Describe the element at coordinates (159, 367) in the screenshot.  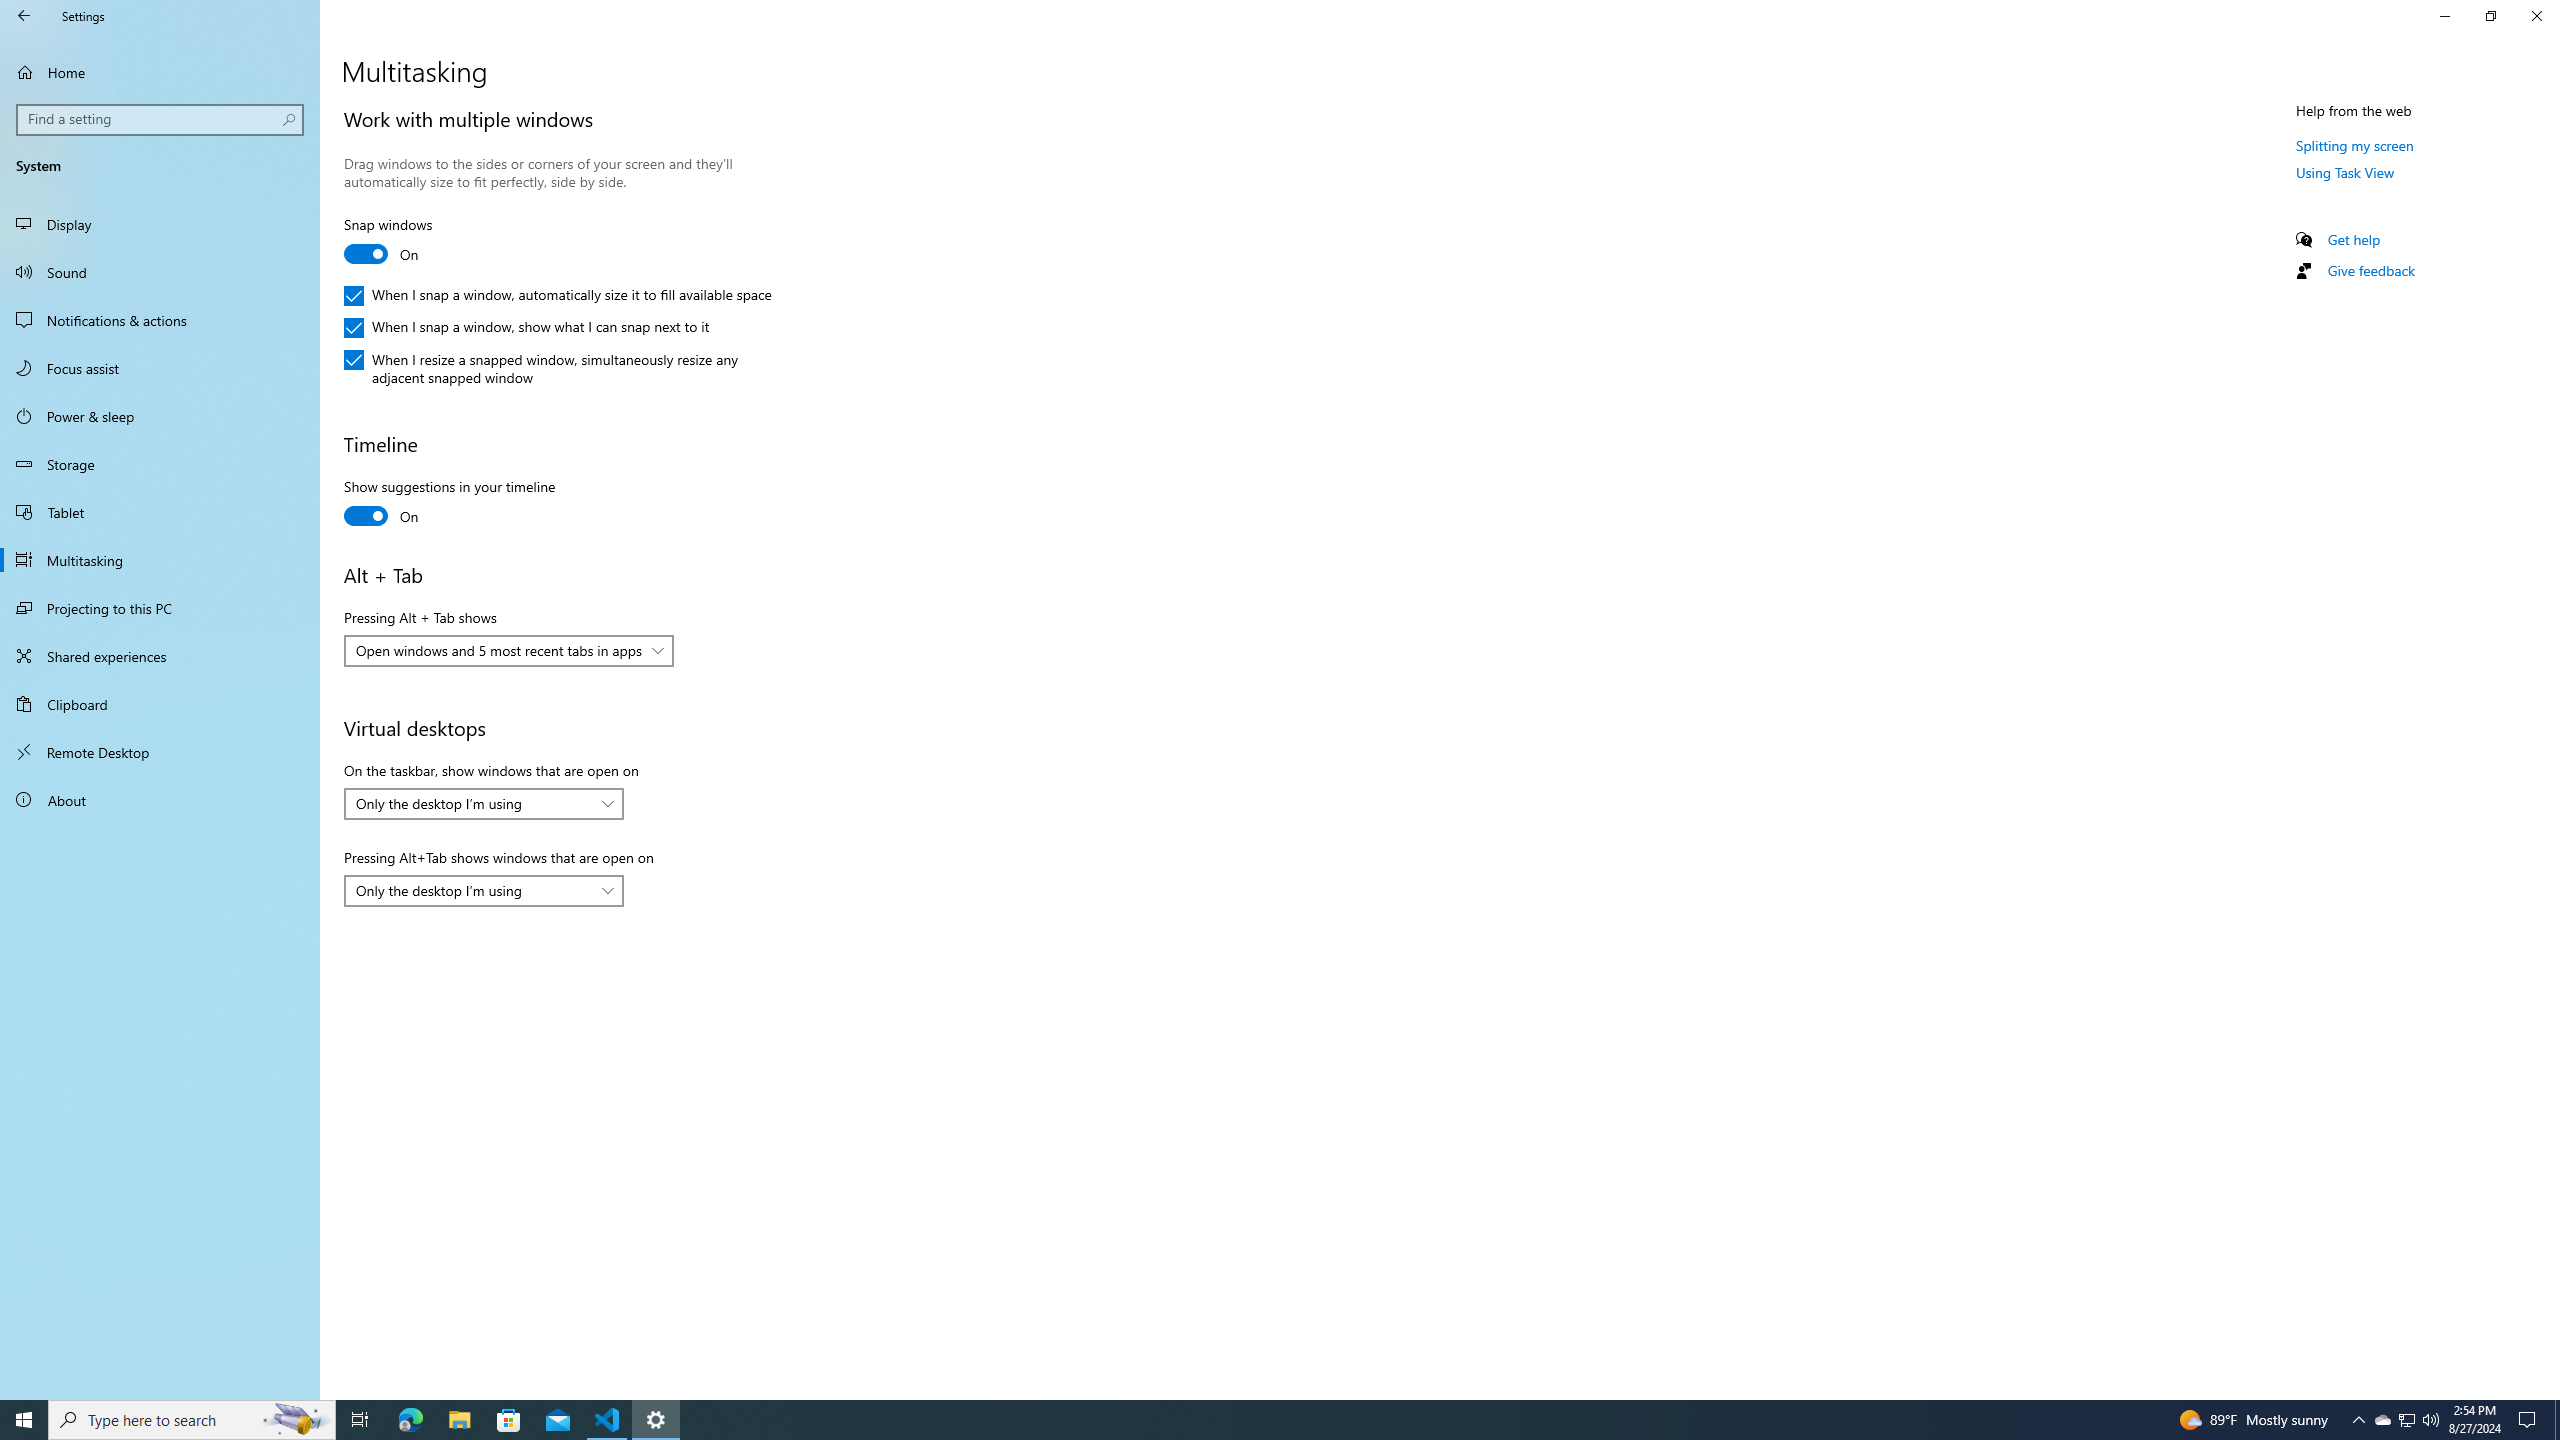
I see `'Focus assist'` at that location.